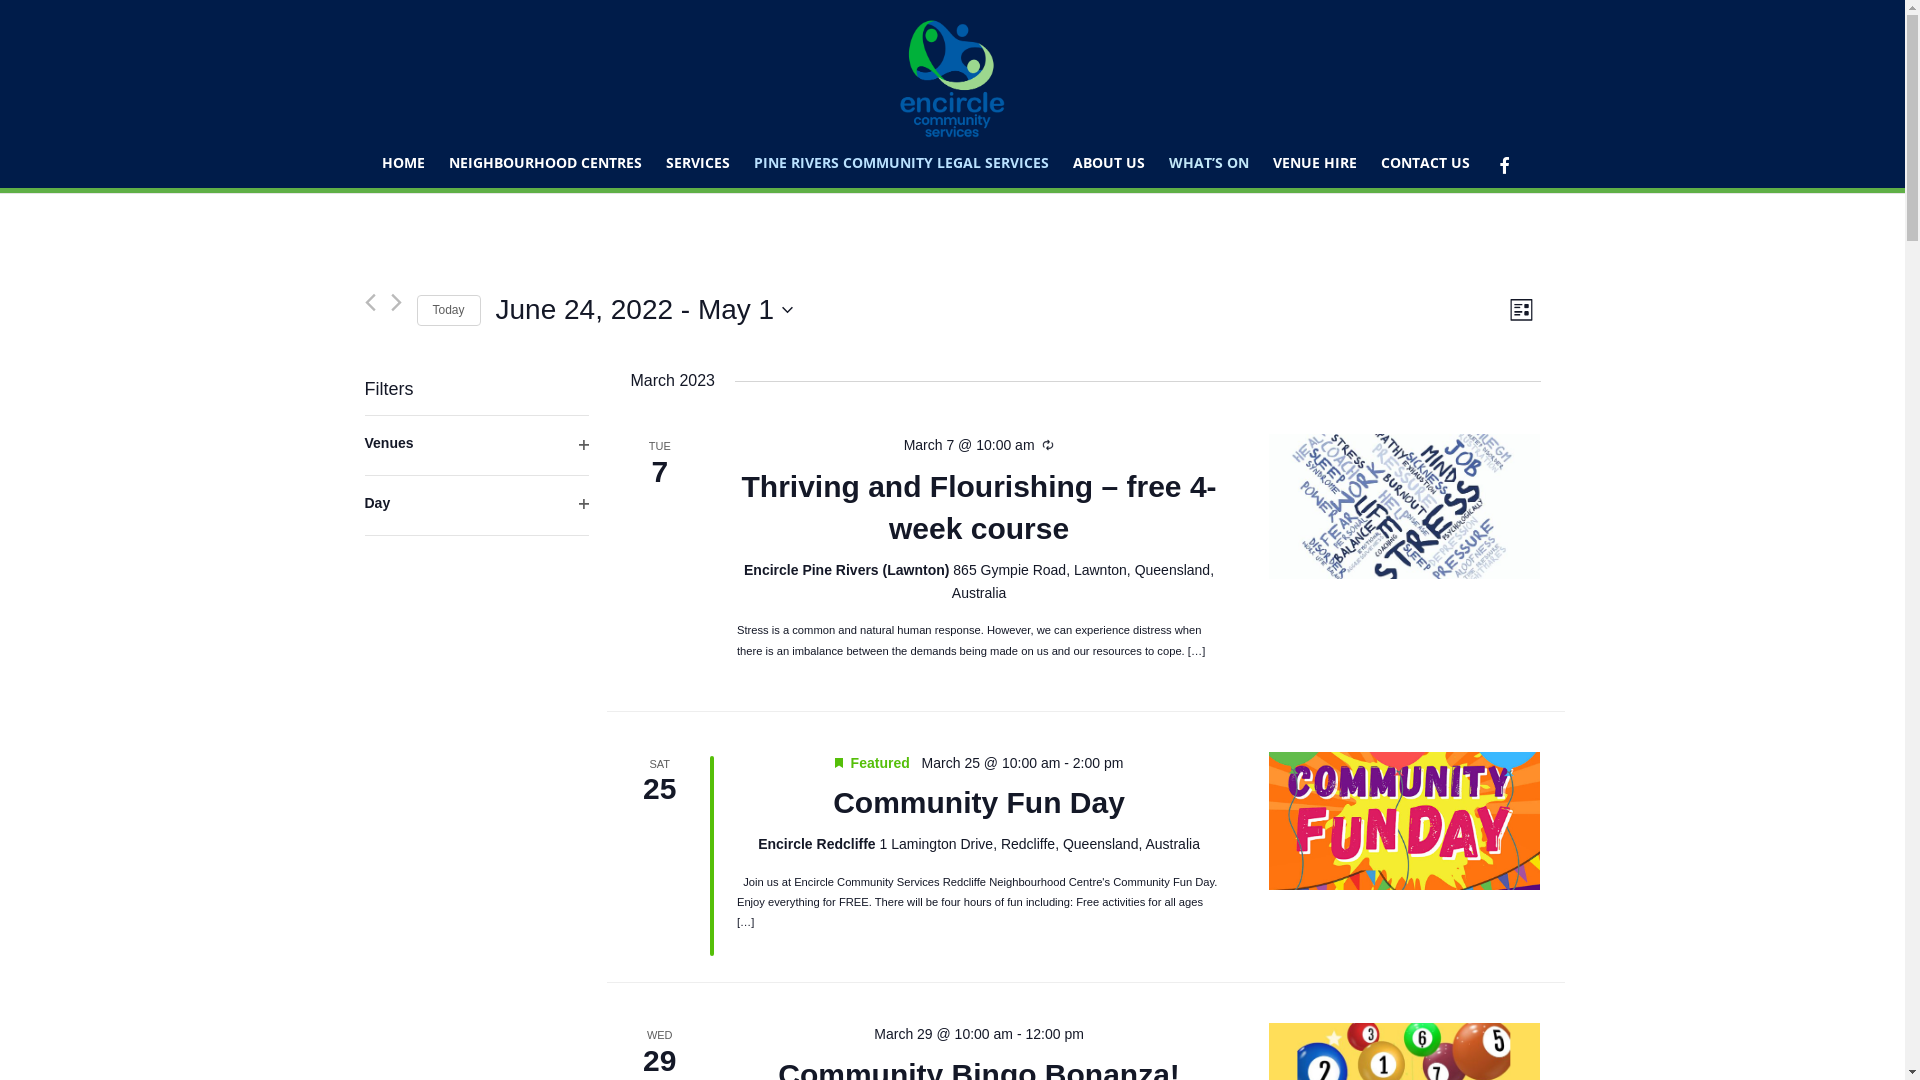 The width and height of the screenshot is (1920, 1080). I want to click on 'Previous Events', so click(369, 302).